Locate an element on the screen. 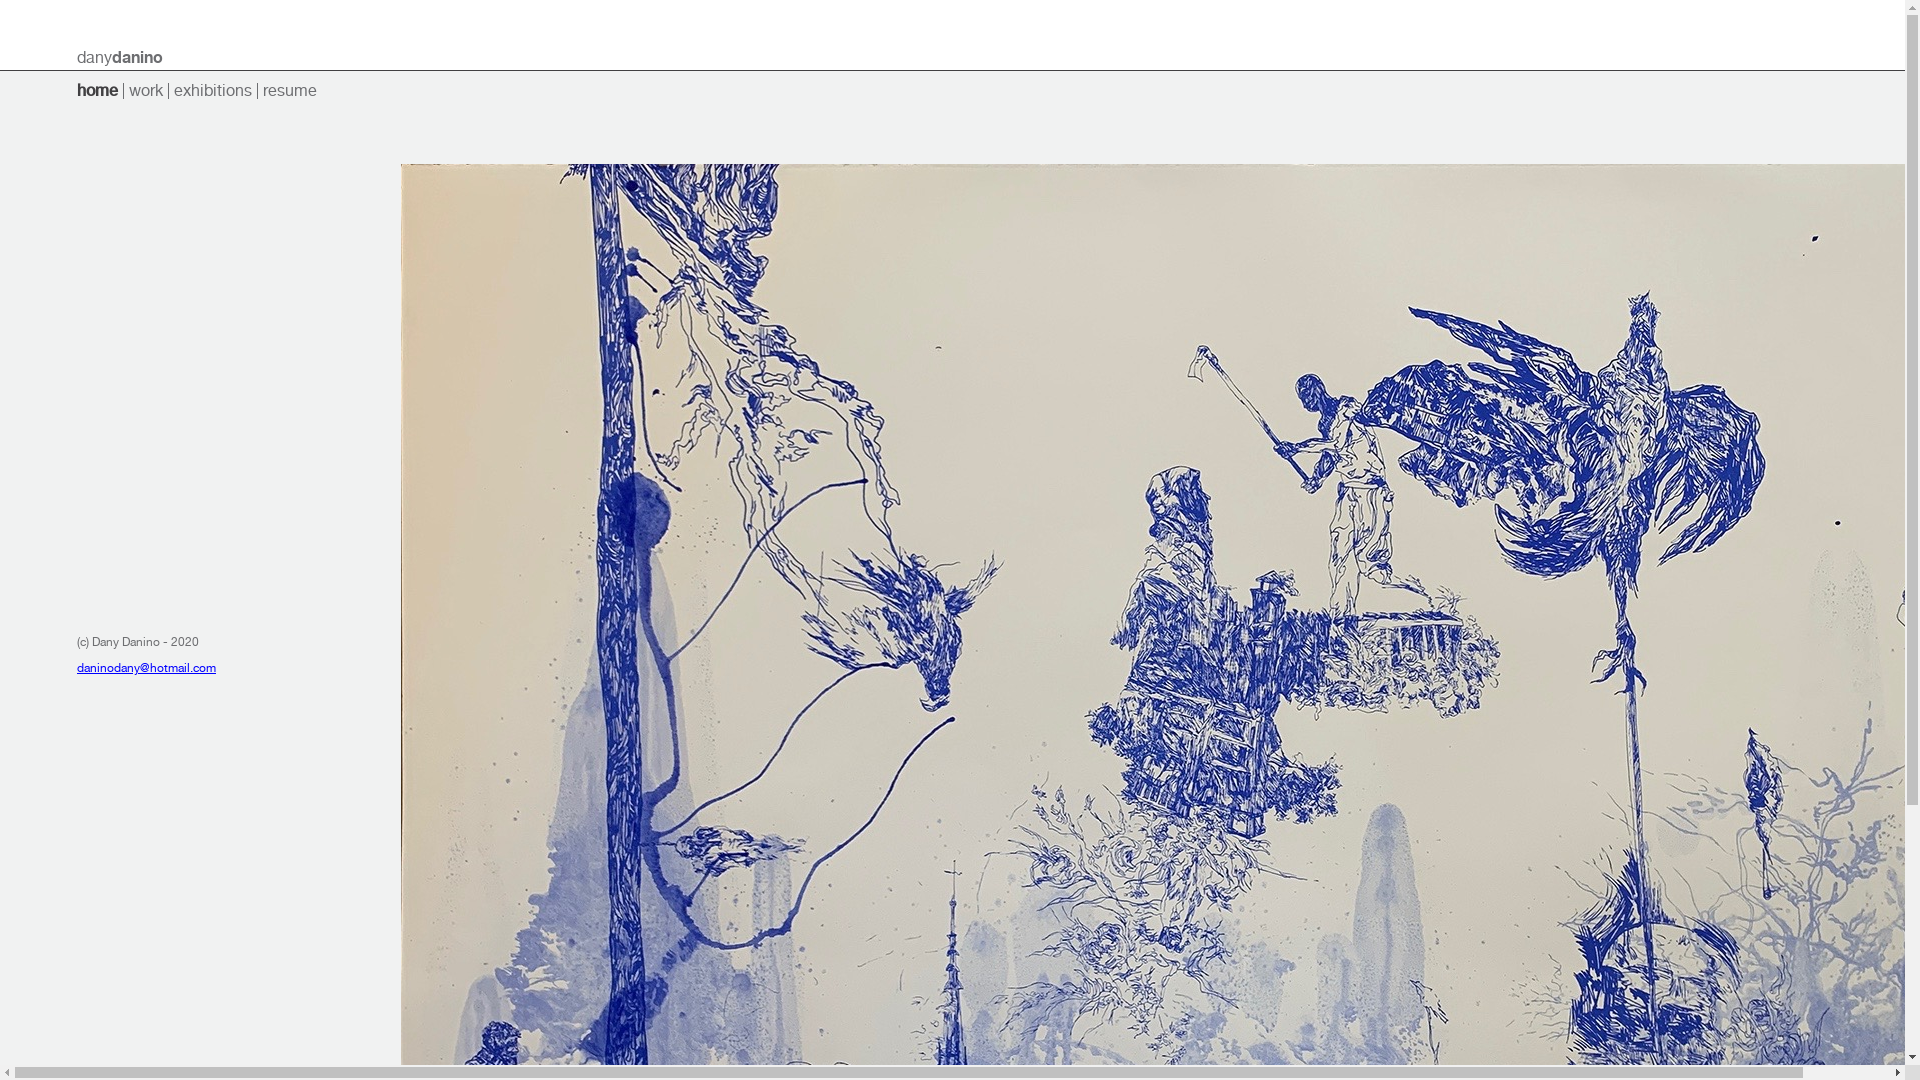 Image resolution: width=1920 pixels, height=1080 pixels. 'exhibitions' is located at coordinates (212, 90).